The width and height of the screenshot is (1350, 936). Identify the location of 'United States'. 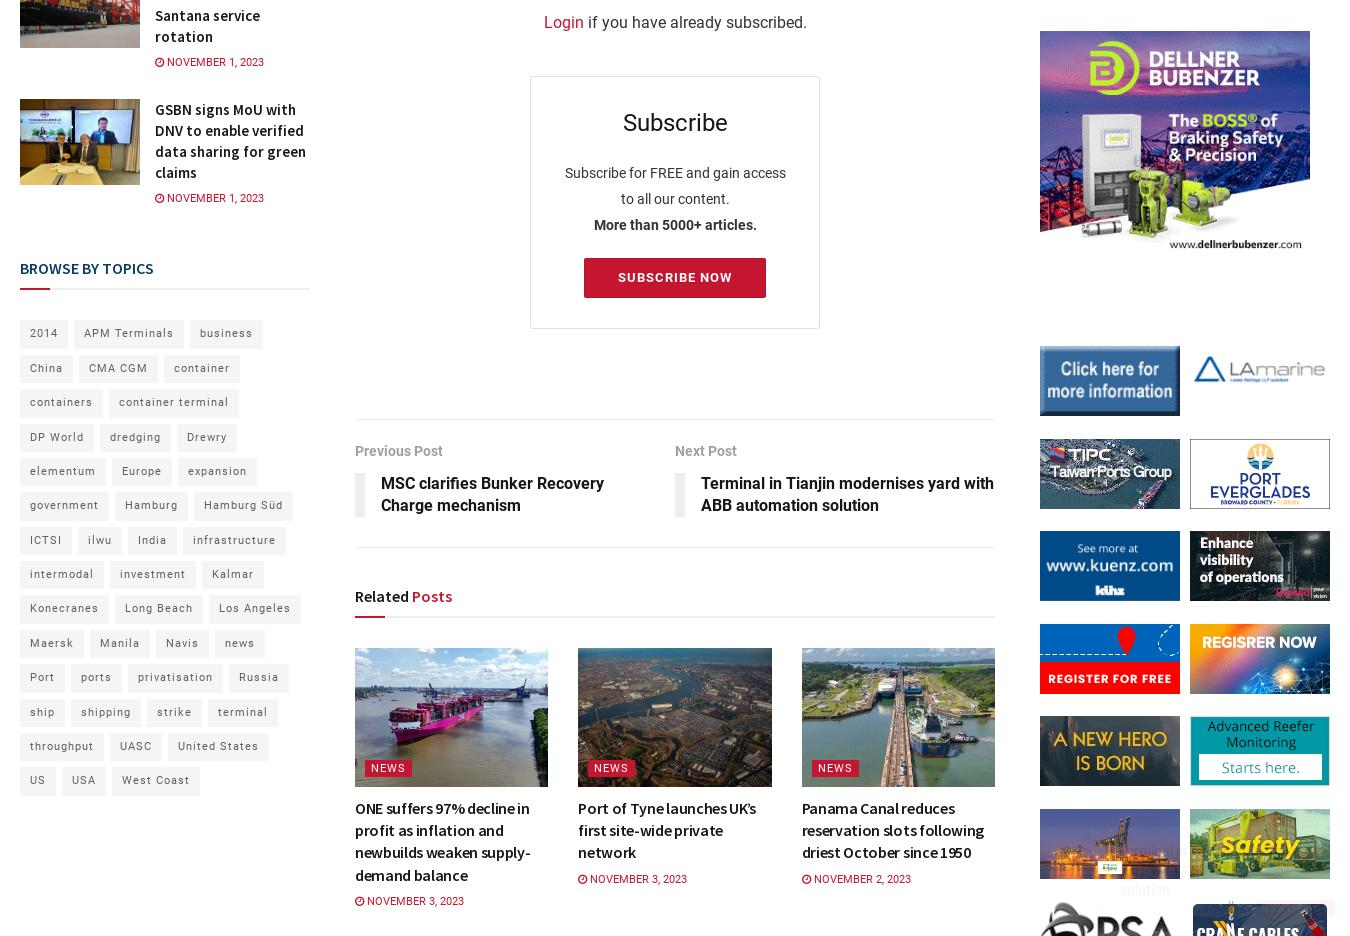
(218, 746).